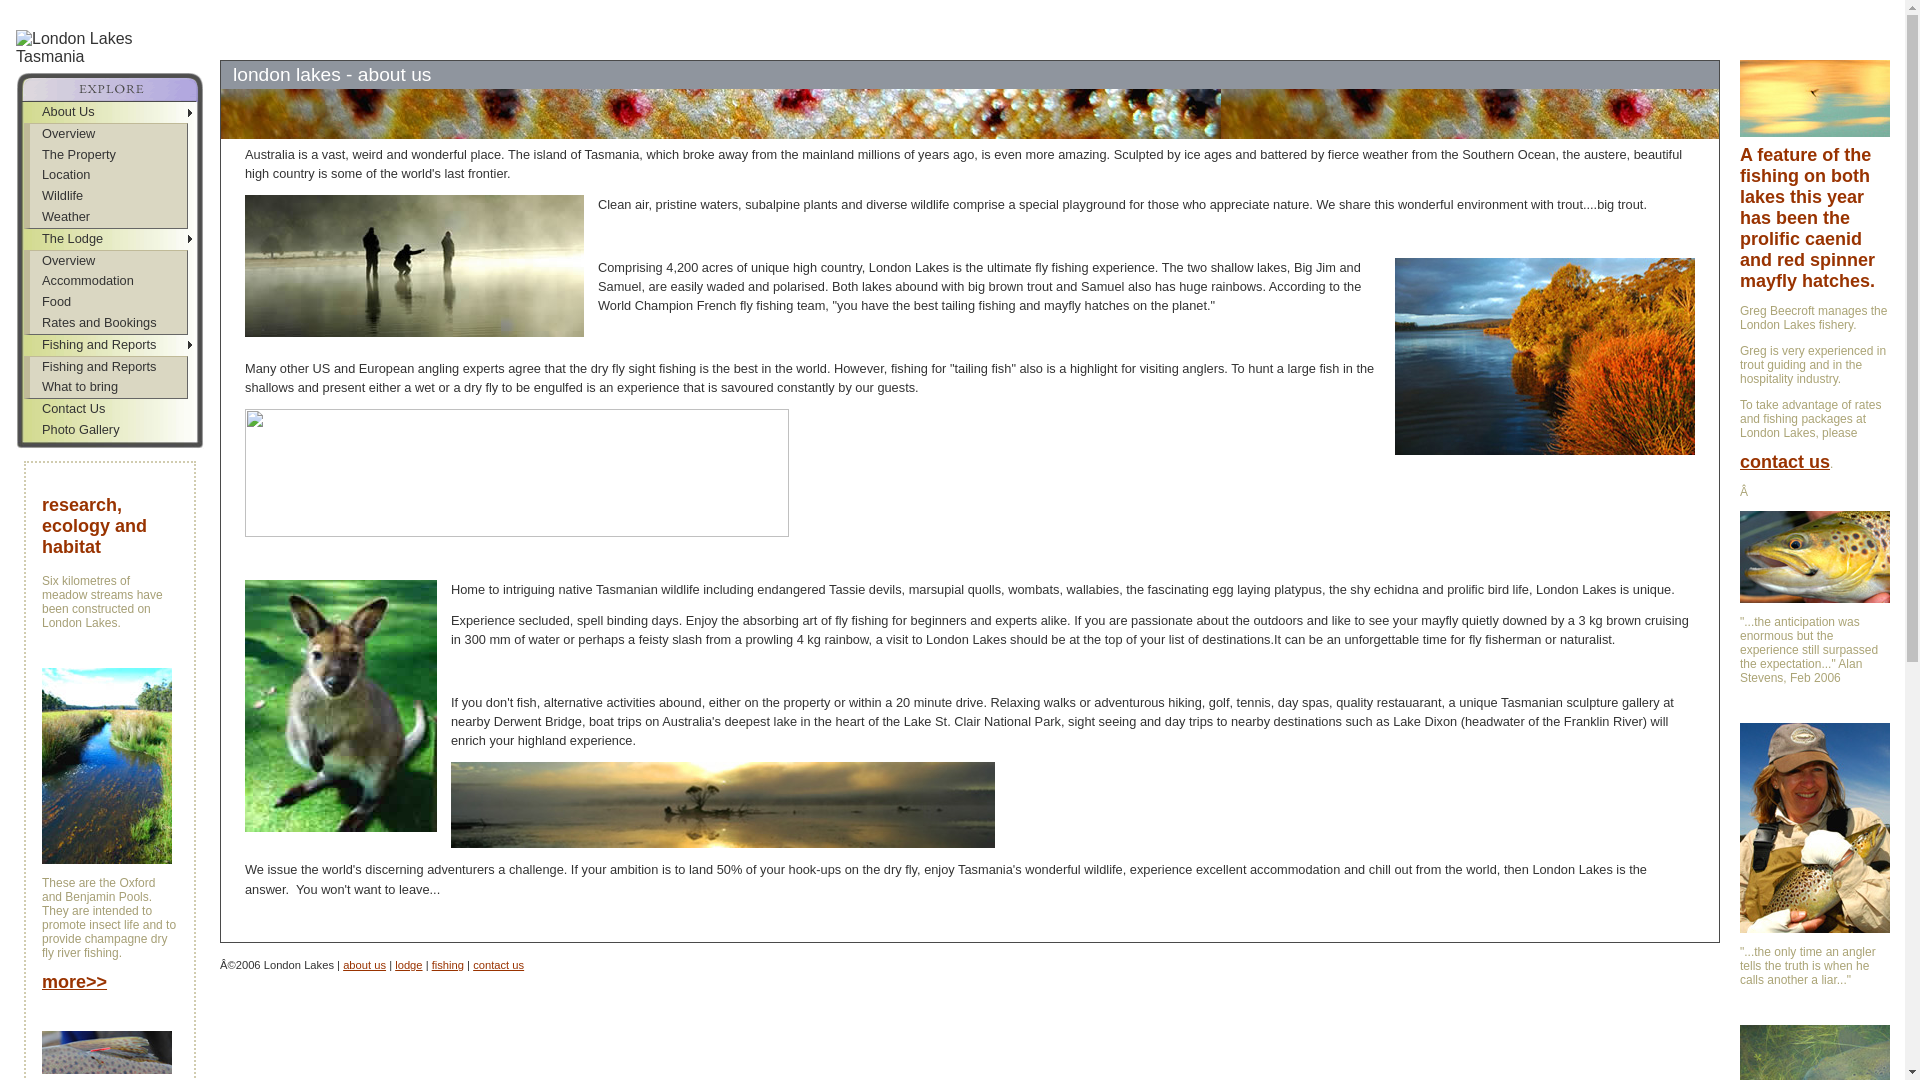 The height and width of the screenshot is (1080, 1920). What do you see at coordinates (107, 302) in the screenshot?
I see `'Food'` at bounding box center [107, 302].